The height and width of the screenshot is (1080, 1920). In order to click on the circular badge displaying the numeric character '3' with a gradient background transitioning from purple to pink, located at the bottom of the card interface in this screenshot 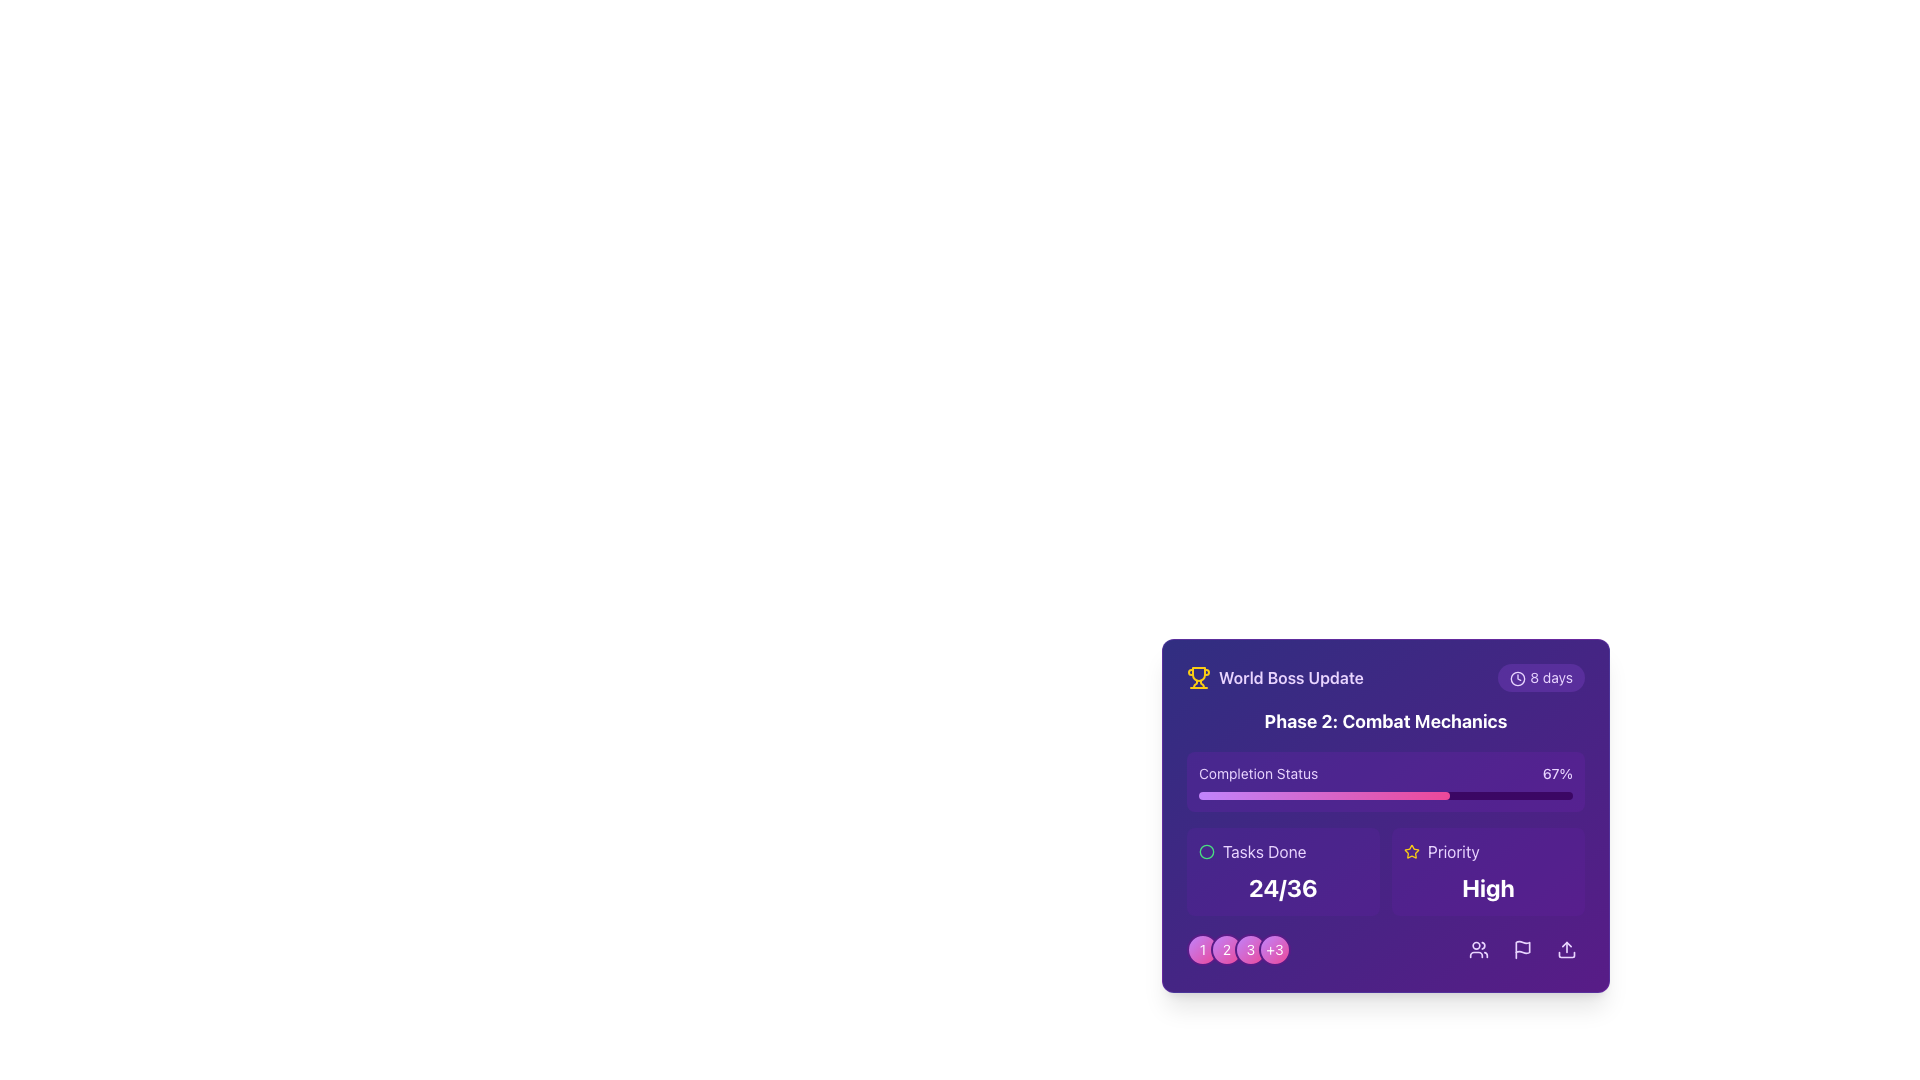, I will do `click(1250, 948)`.